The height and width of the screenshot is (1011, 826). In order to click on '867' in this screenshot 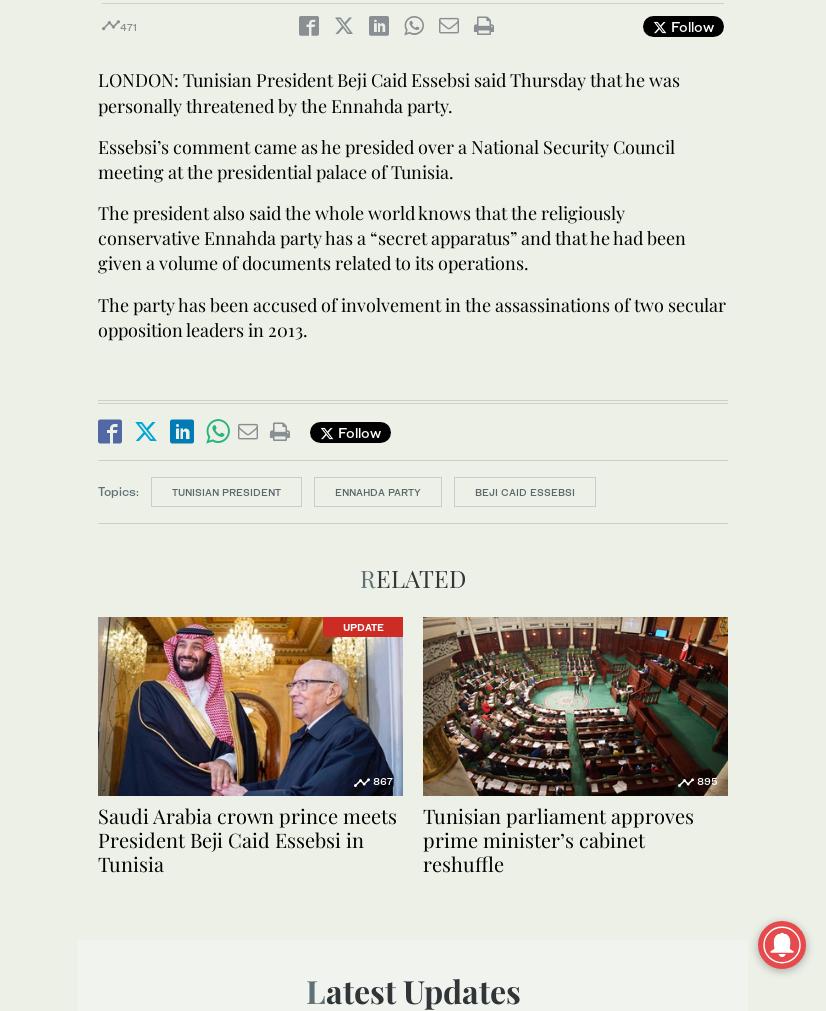, I will do `click(373, 779)`.